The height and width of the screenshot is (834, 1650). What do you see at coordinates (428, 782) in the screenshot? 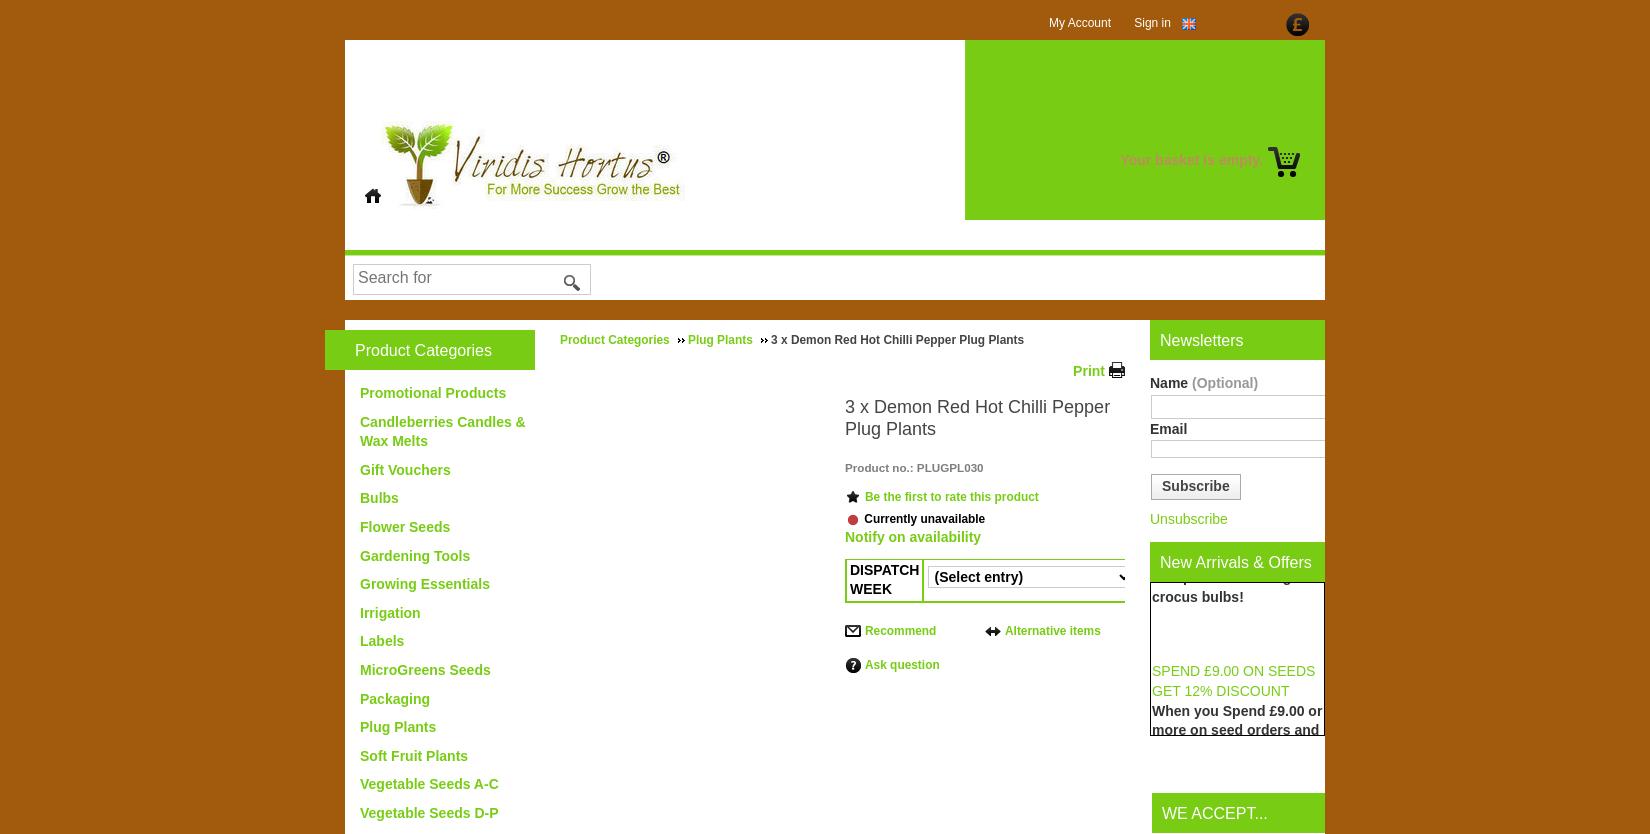
I see `'Vegetable Seeds A-C'` at bounding box center [428, 782].